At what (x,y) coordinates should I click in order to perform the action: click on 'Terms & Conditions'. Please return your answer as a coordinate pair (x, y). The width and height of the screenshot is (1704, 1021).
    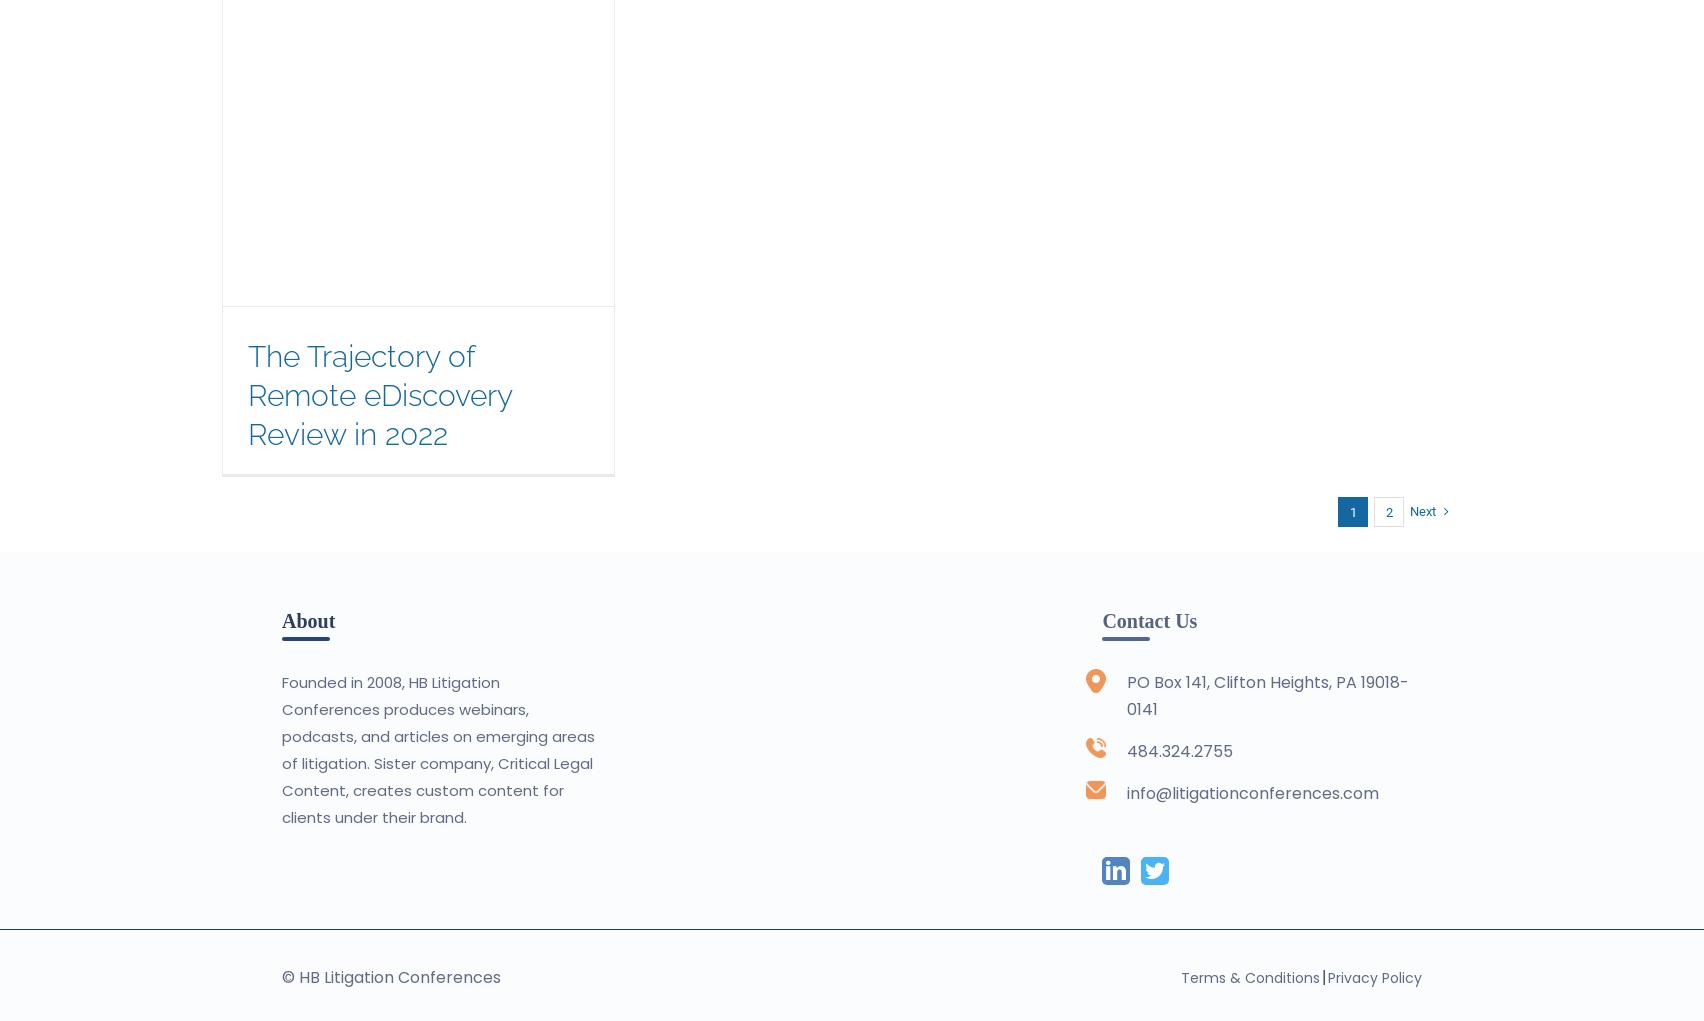
    Looking at the image, I should click on (1249, 975).